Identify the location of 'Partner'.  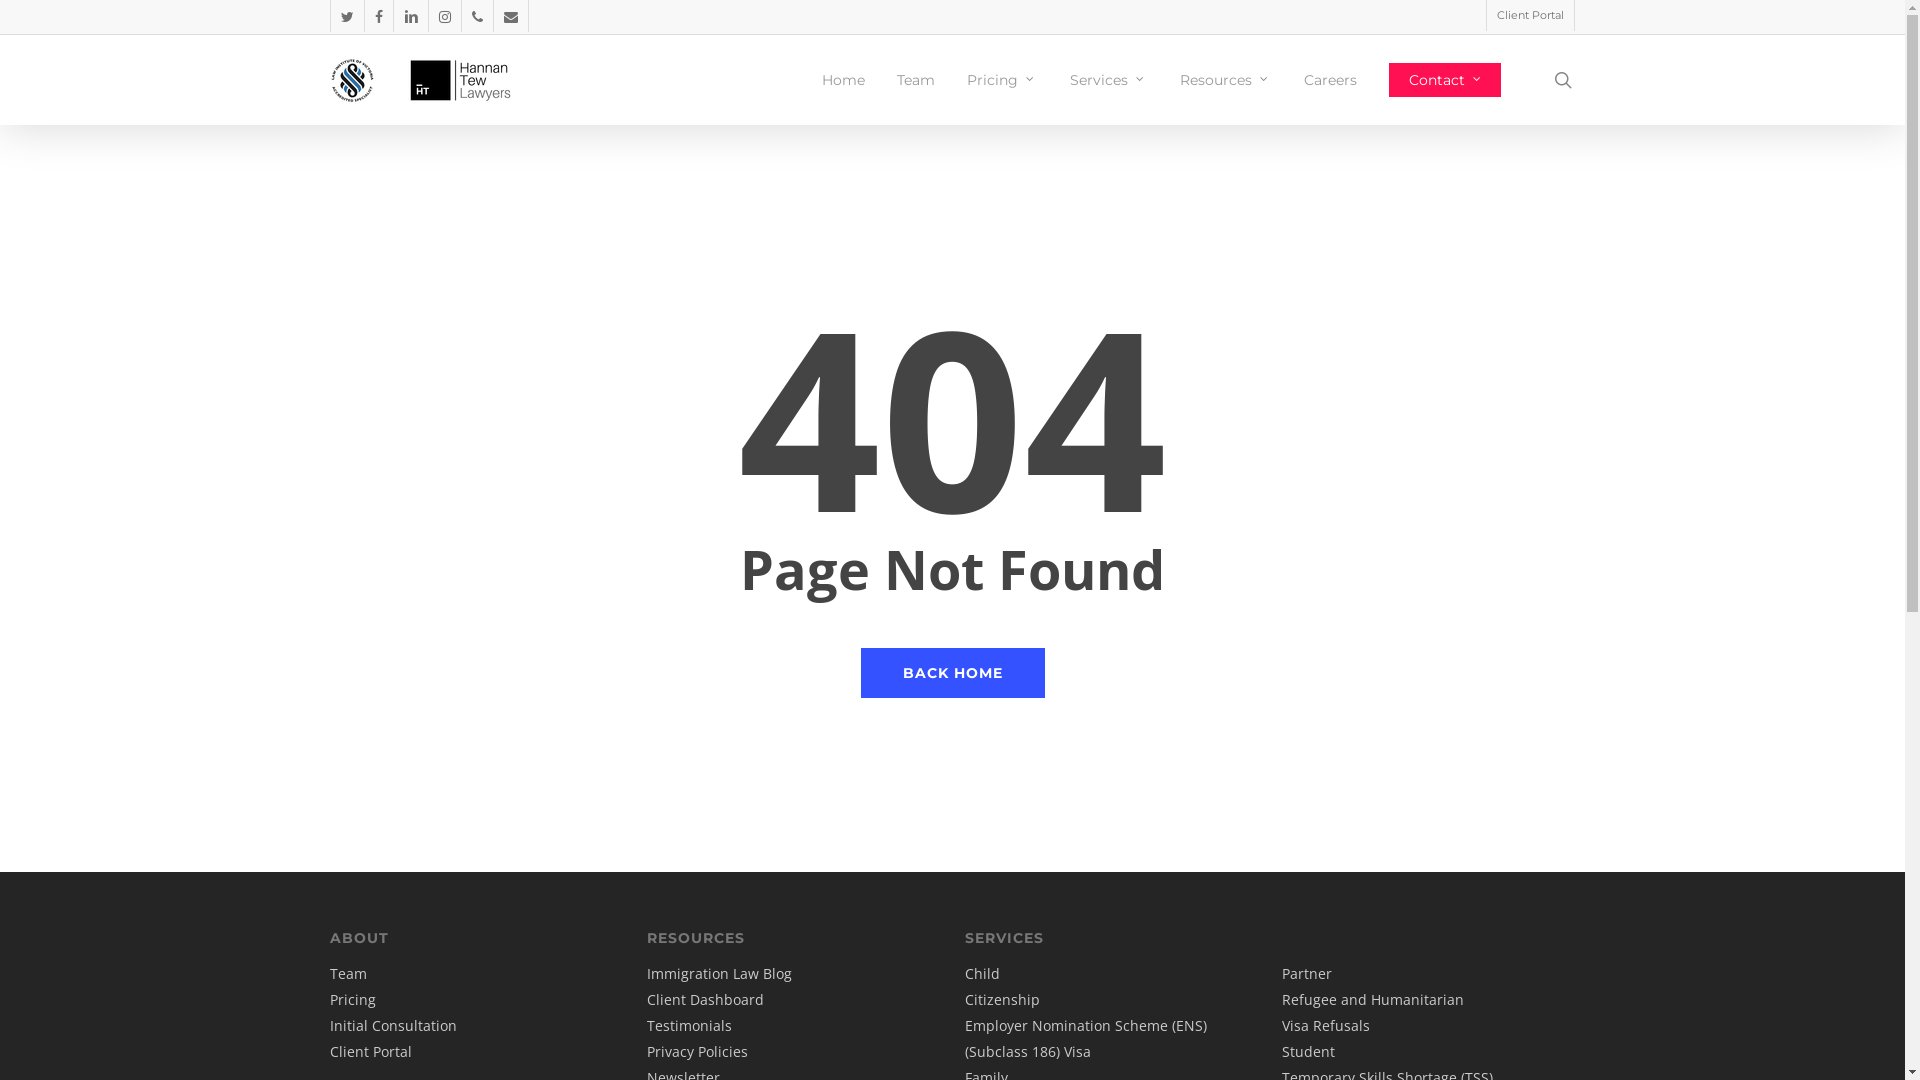
(1306, 972).